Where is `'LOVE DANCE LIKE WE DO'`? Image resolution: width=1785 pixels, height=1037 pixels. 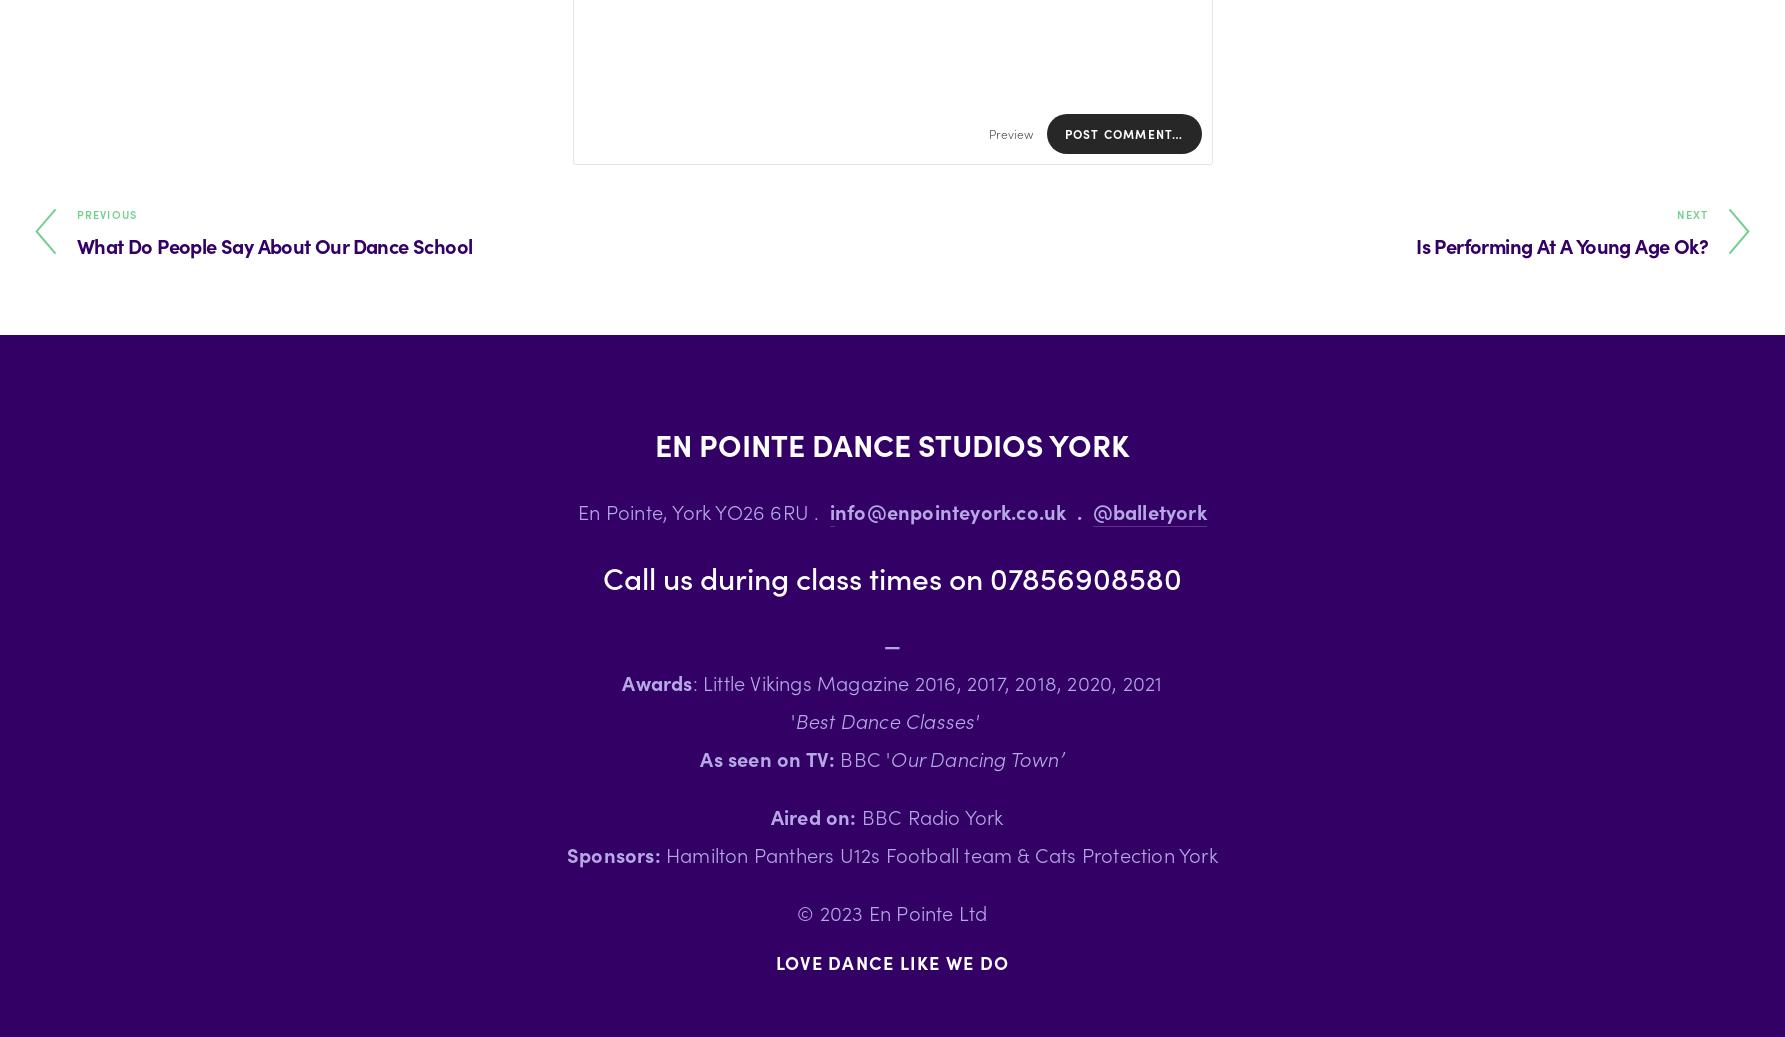
'LOVE DANCE LIKE WE DO' is located at coordinates (891, 961).